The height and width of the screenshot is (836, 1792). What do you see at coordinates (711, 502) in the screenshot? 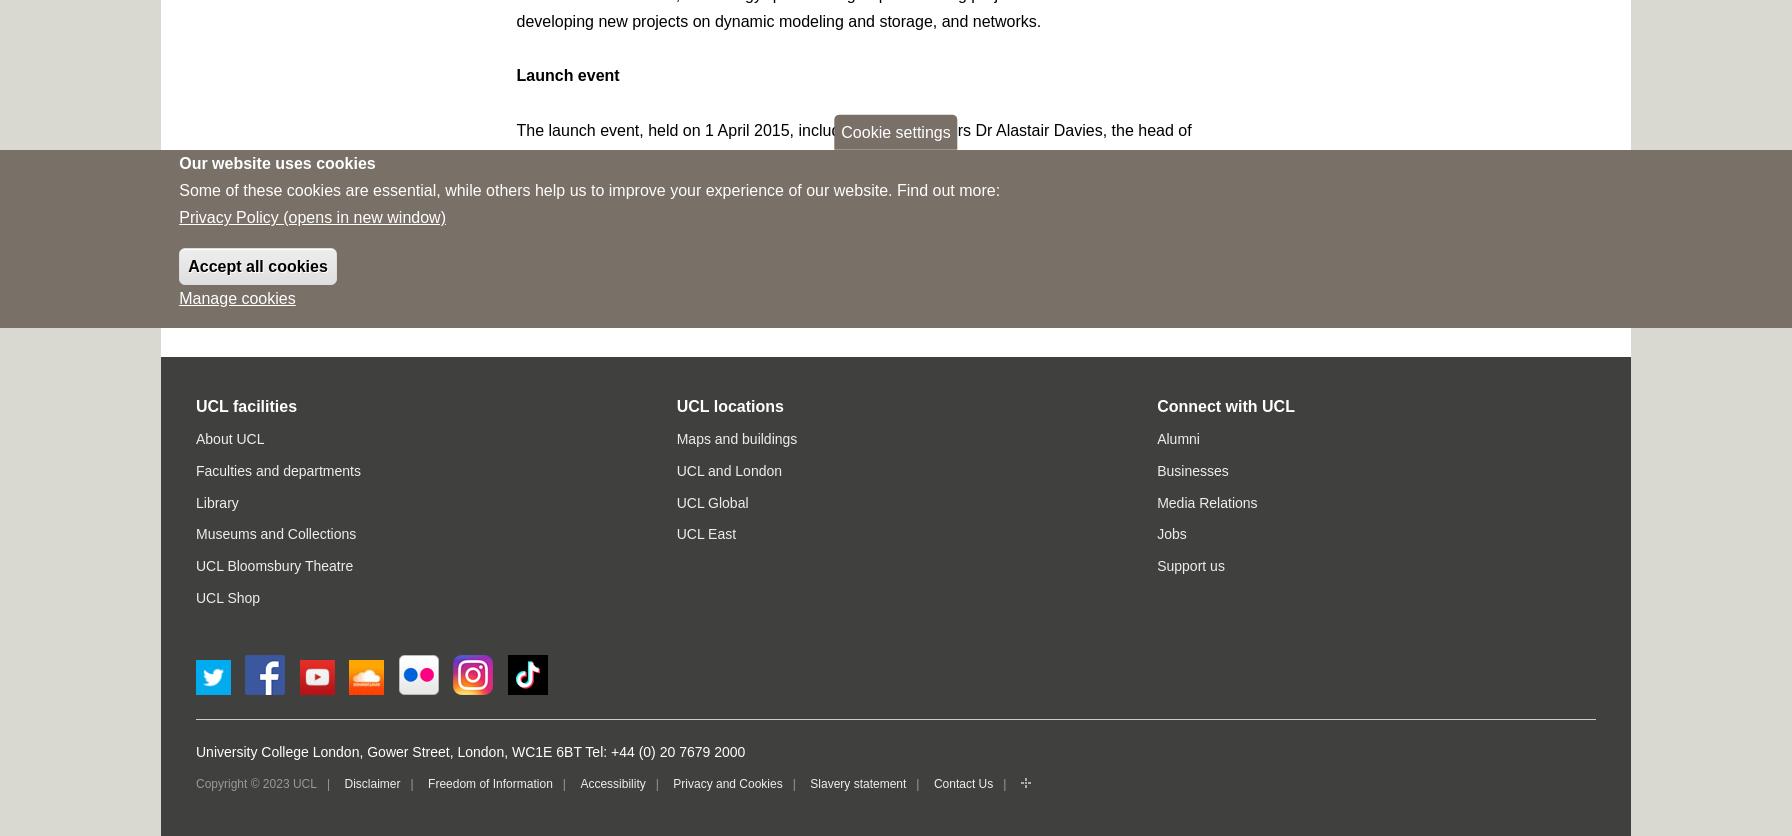
I see `'UCL Global'` at bounding box center [711, 502].